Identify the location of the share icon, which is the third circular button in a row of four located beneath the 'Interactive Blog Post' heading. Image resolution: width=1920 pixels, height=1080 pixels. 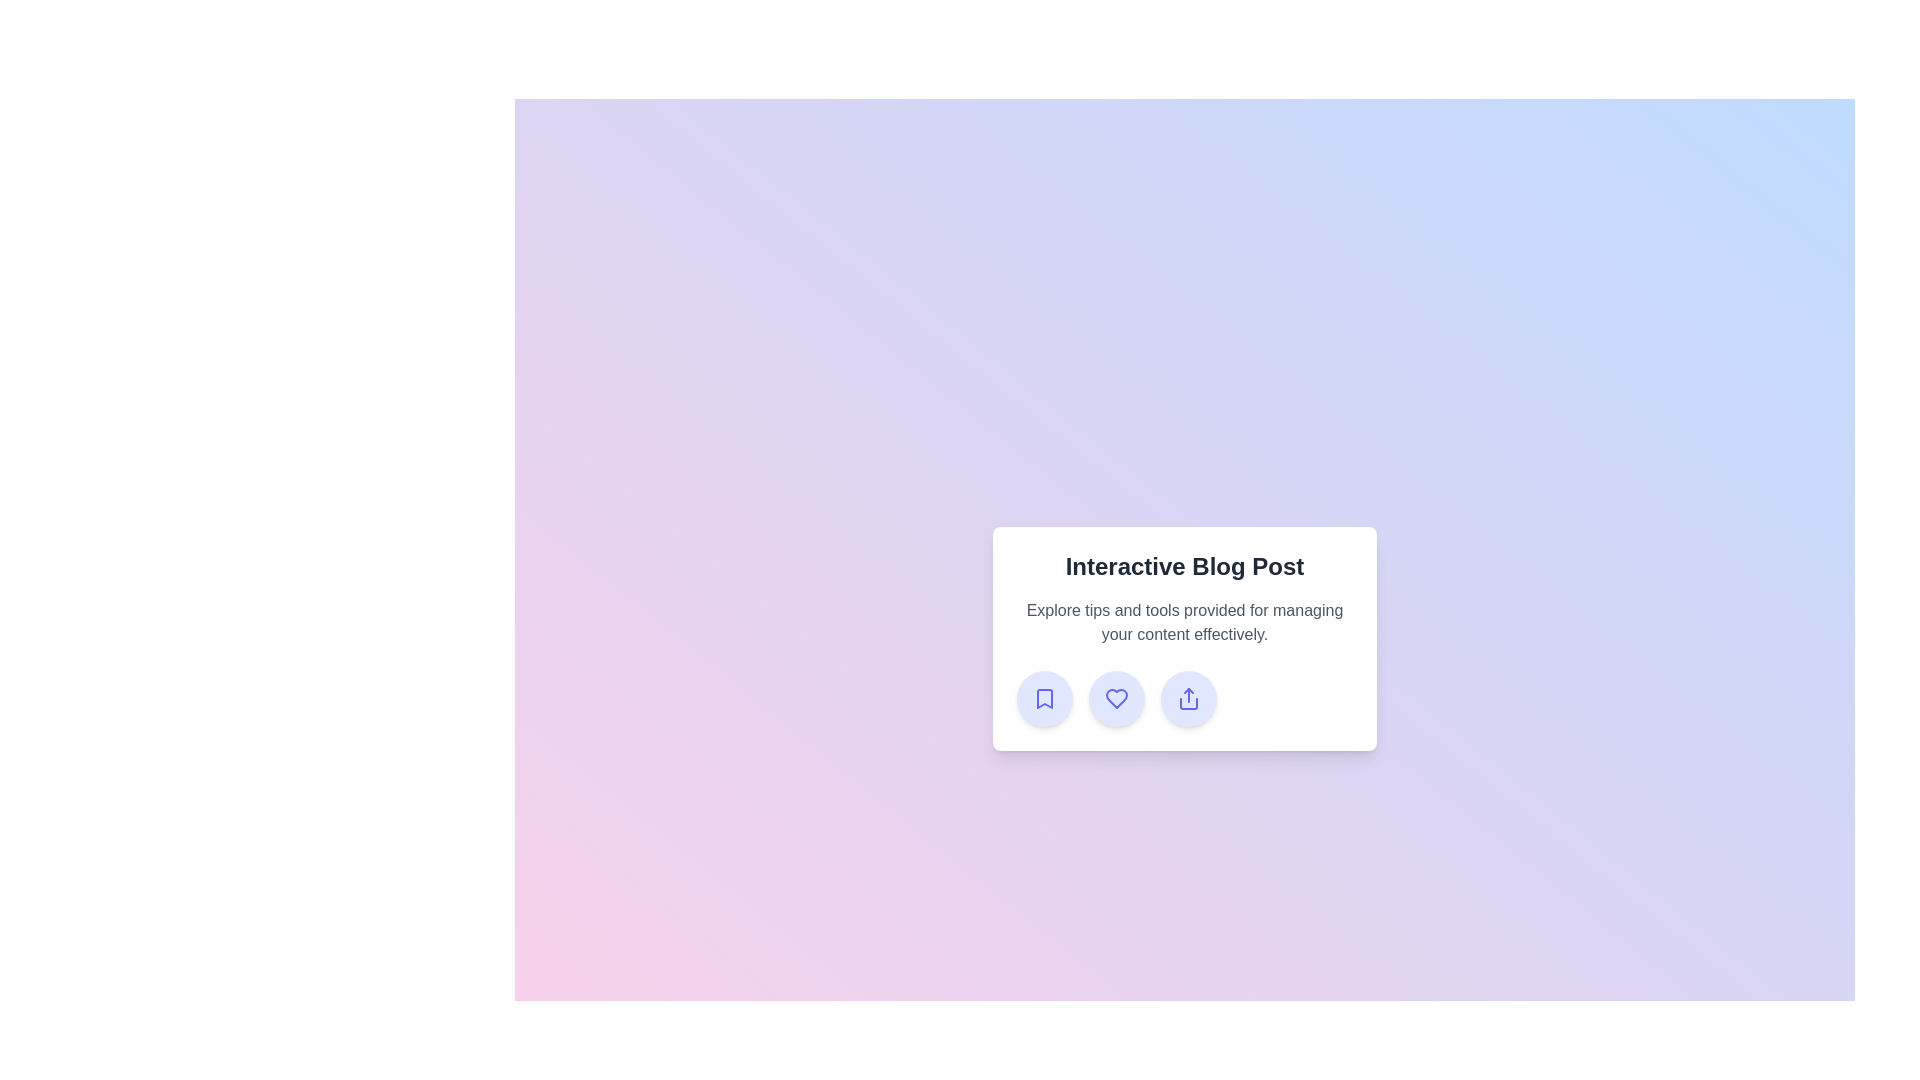
(1189, 697).